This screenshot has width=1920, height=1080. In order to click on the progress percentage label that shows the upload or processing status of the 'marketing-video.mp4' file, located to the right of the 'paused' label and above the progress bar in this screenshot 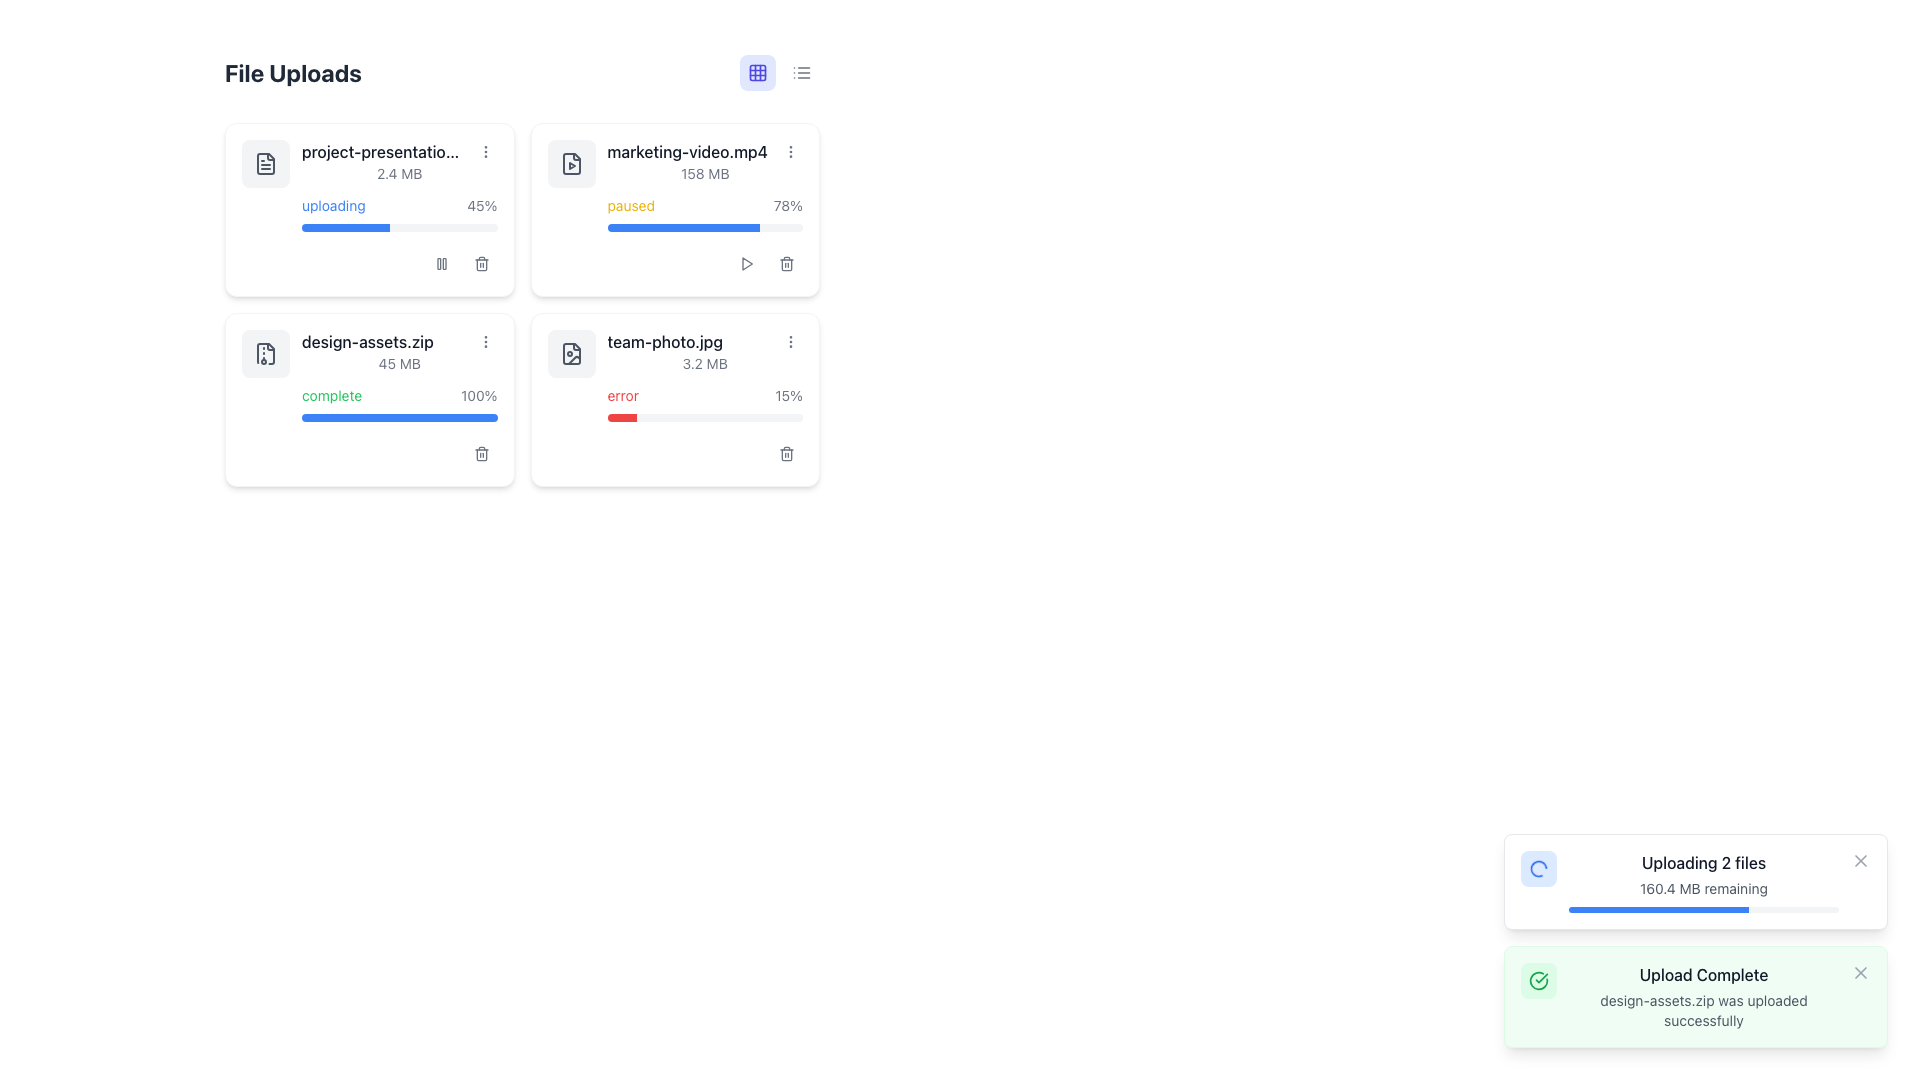, I will do `click(787, 205)`.